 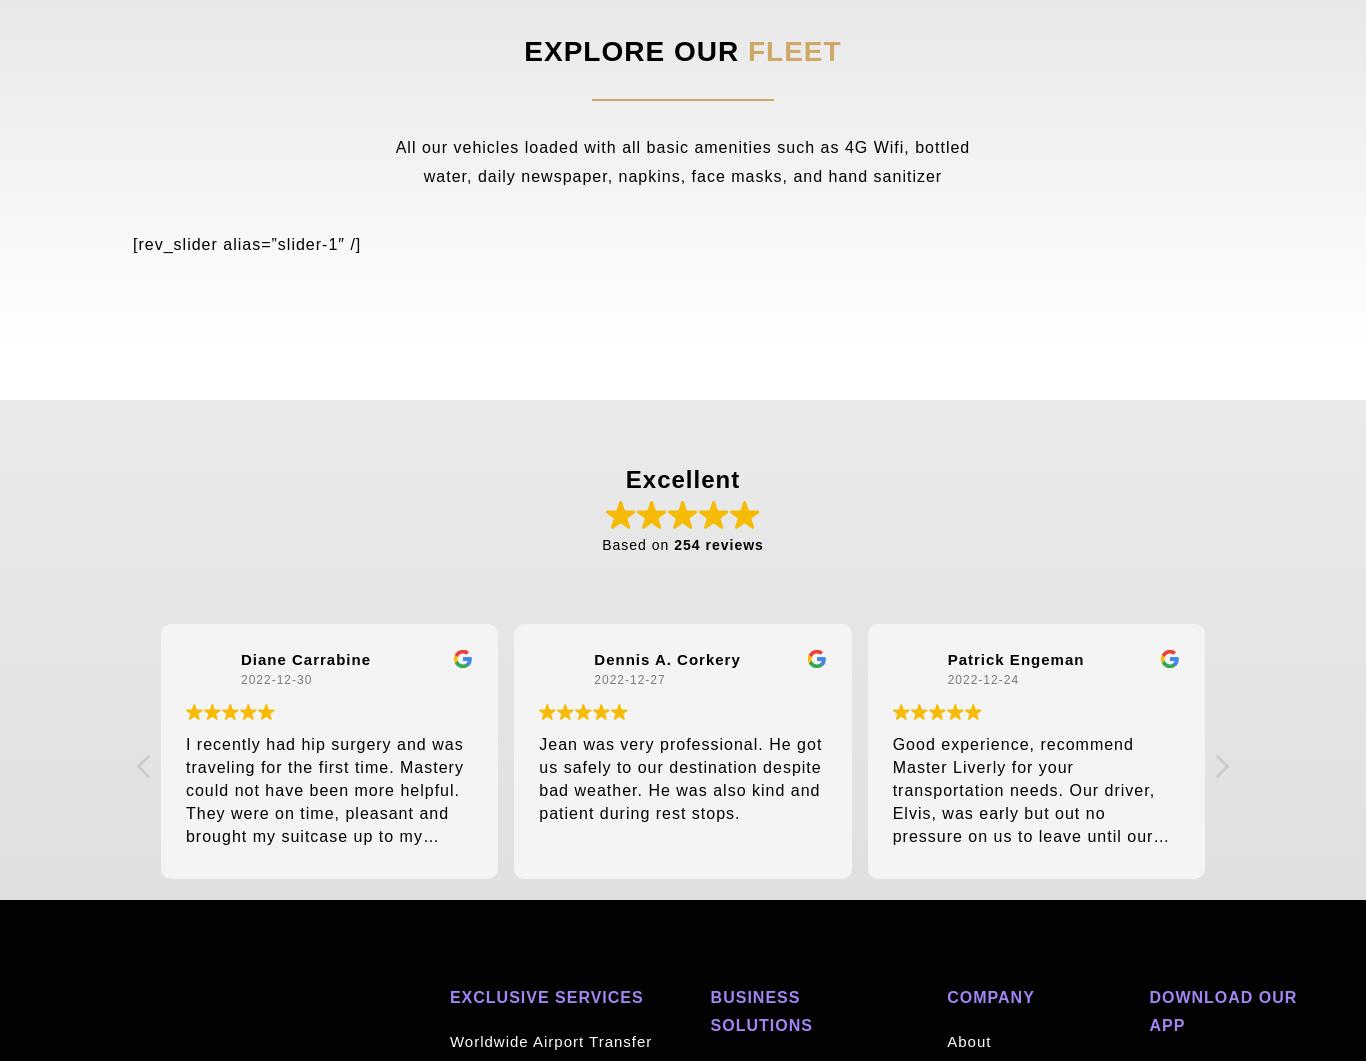 What do you see at coordinates (1015, 658) in the screenshot?
I see `'Patrick Engeman'` at bounding box center [1015, 658].